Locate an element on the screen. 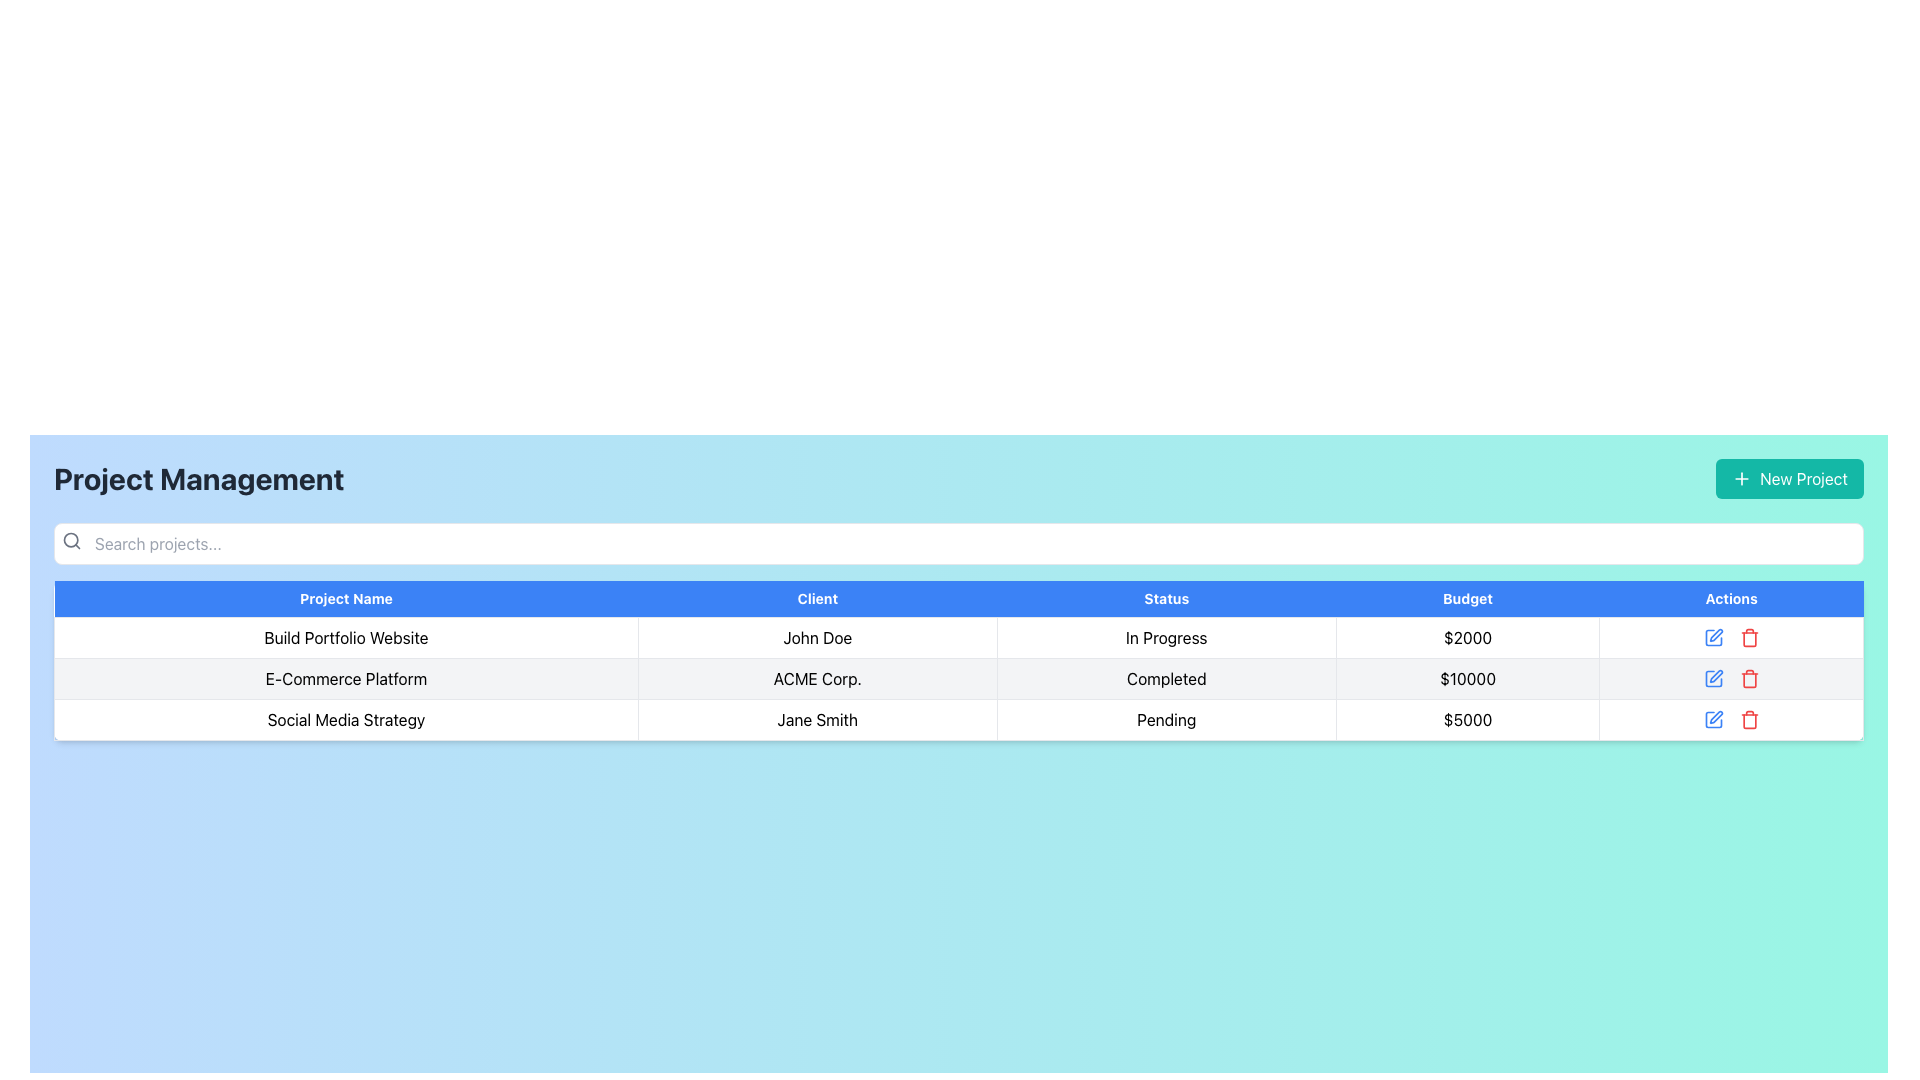 This screenshot has width=1920, height=1080. the text label displaying '$10000' under the 'Budget' column in the second row of the table is located at coordinates (1468, 677).